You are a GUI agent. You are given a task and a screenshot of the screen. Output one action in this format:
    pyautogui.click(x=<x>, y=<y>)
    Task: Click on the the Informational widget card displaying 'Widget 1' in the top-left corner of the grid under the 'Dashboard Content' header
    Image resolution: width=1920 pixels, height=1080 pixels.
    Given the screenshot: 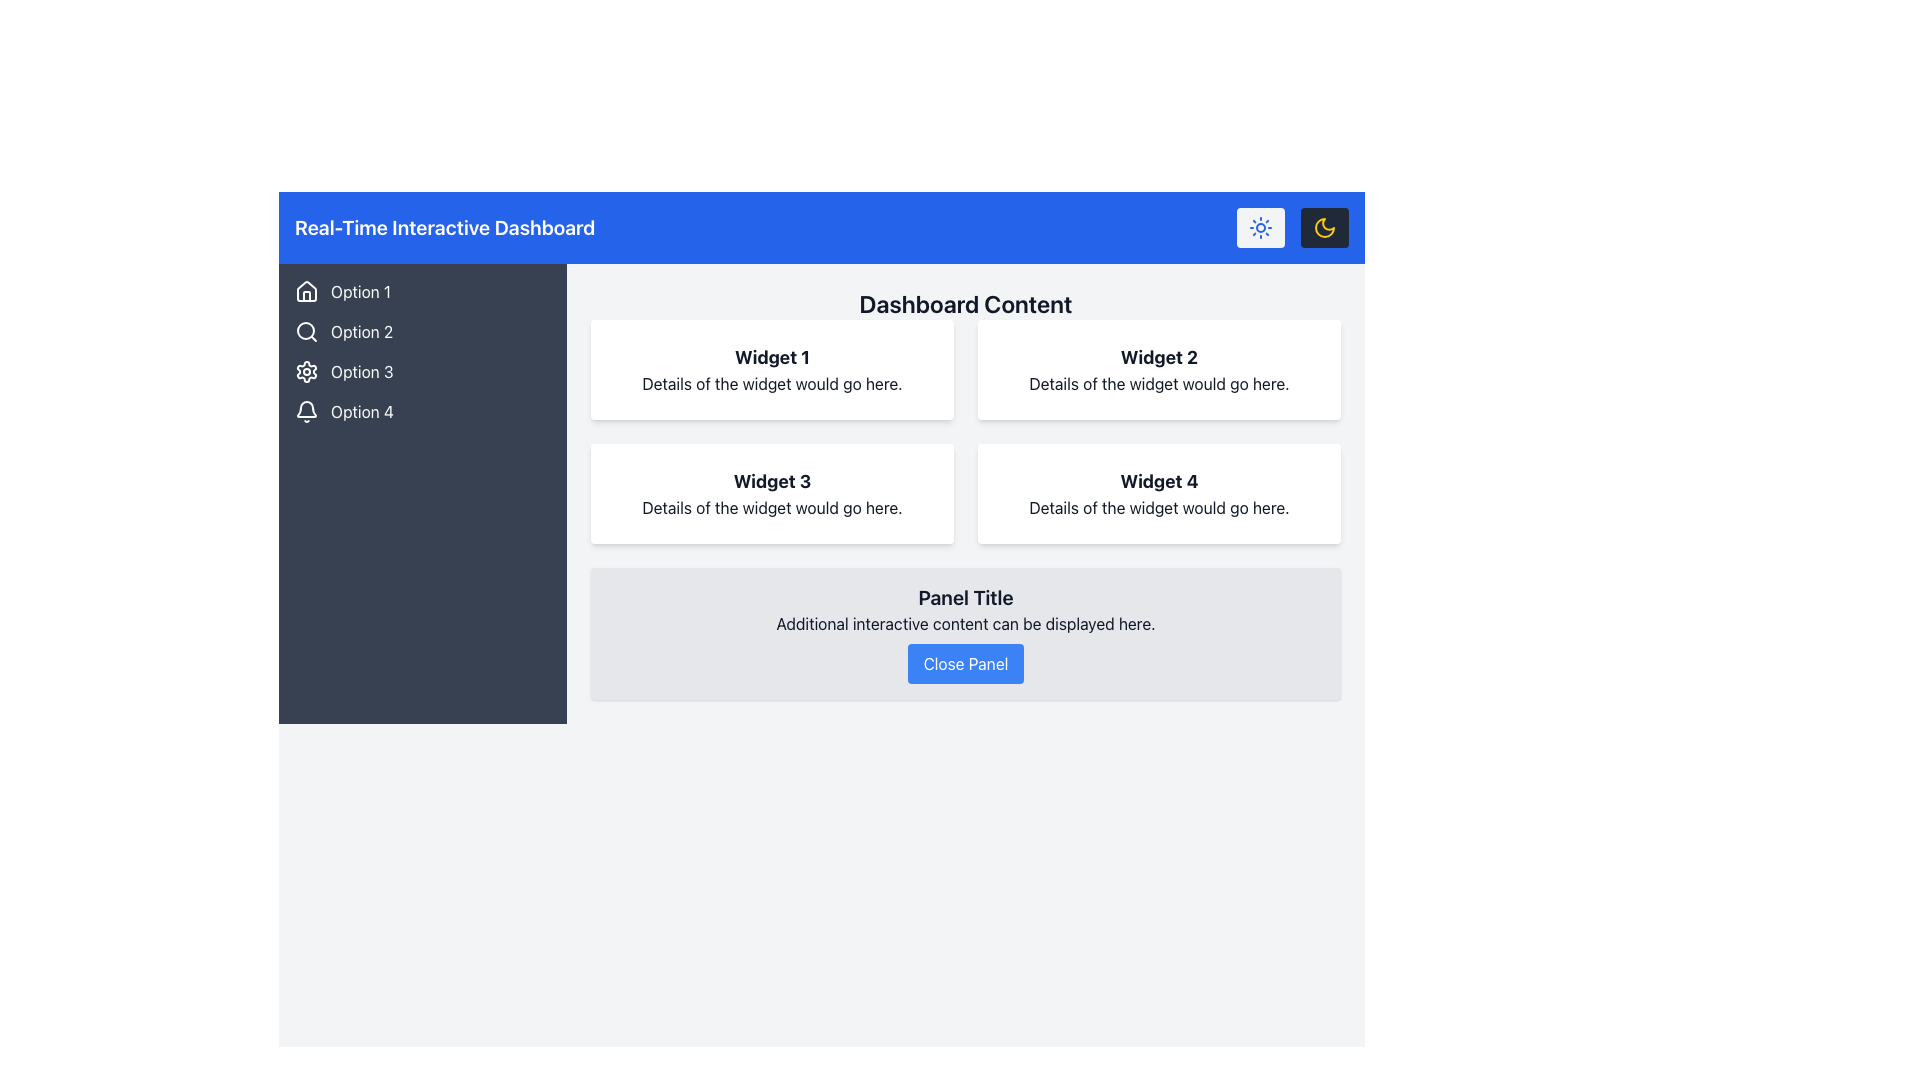 What is the action you would take?
    pyautogui.click(x=771, y=370)
    